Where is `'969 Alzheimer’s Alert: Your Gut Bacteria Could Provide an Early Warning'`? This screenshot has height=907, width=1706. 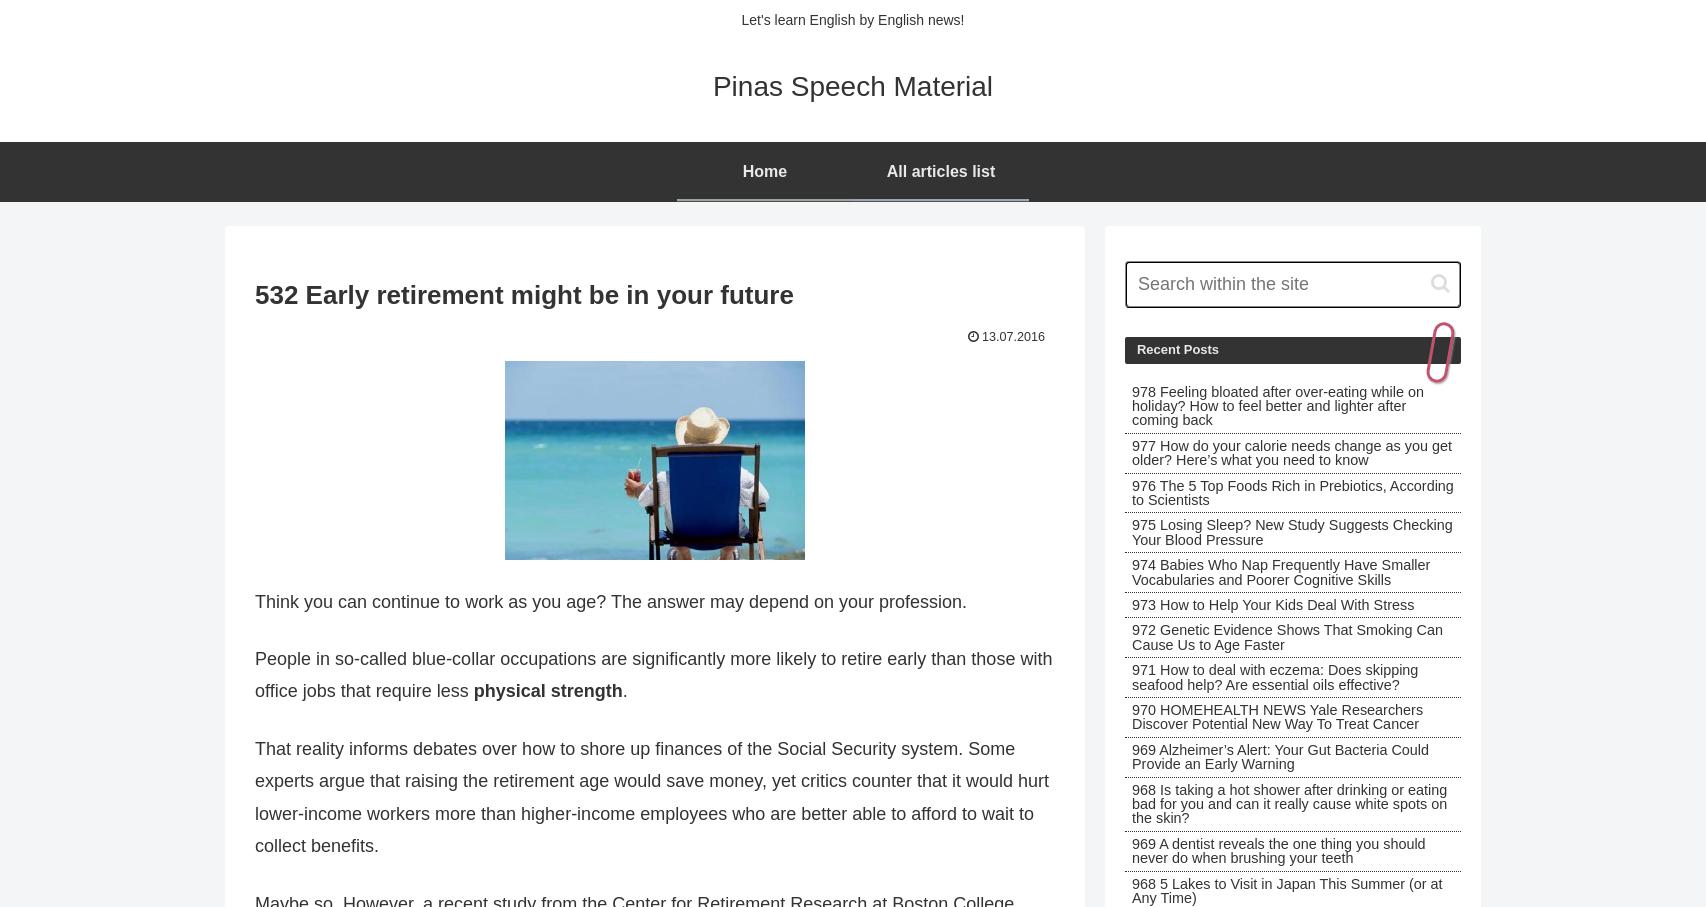 '969 Alzheimer’s Alert: Your Gut Bacteria Could Provide an Early Warning' is located at coordinates (1131, 755).